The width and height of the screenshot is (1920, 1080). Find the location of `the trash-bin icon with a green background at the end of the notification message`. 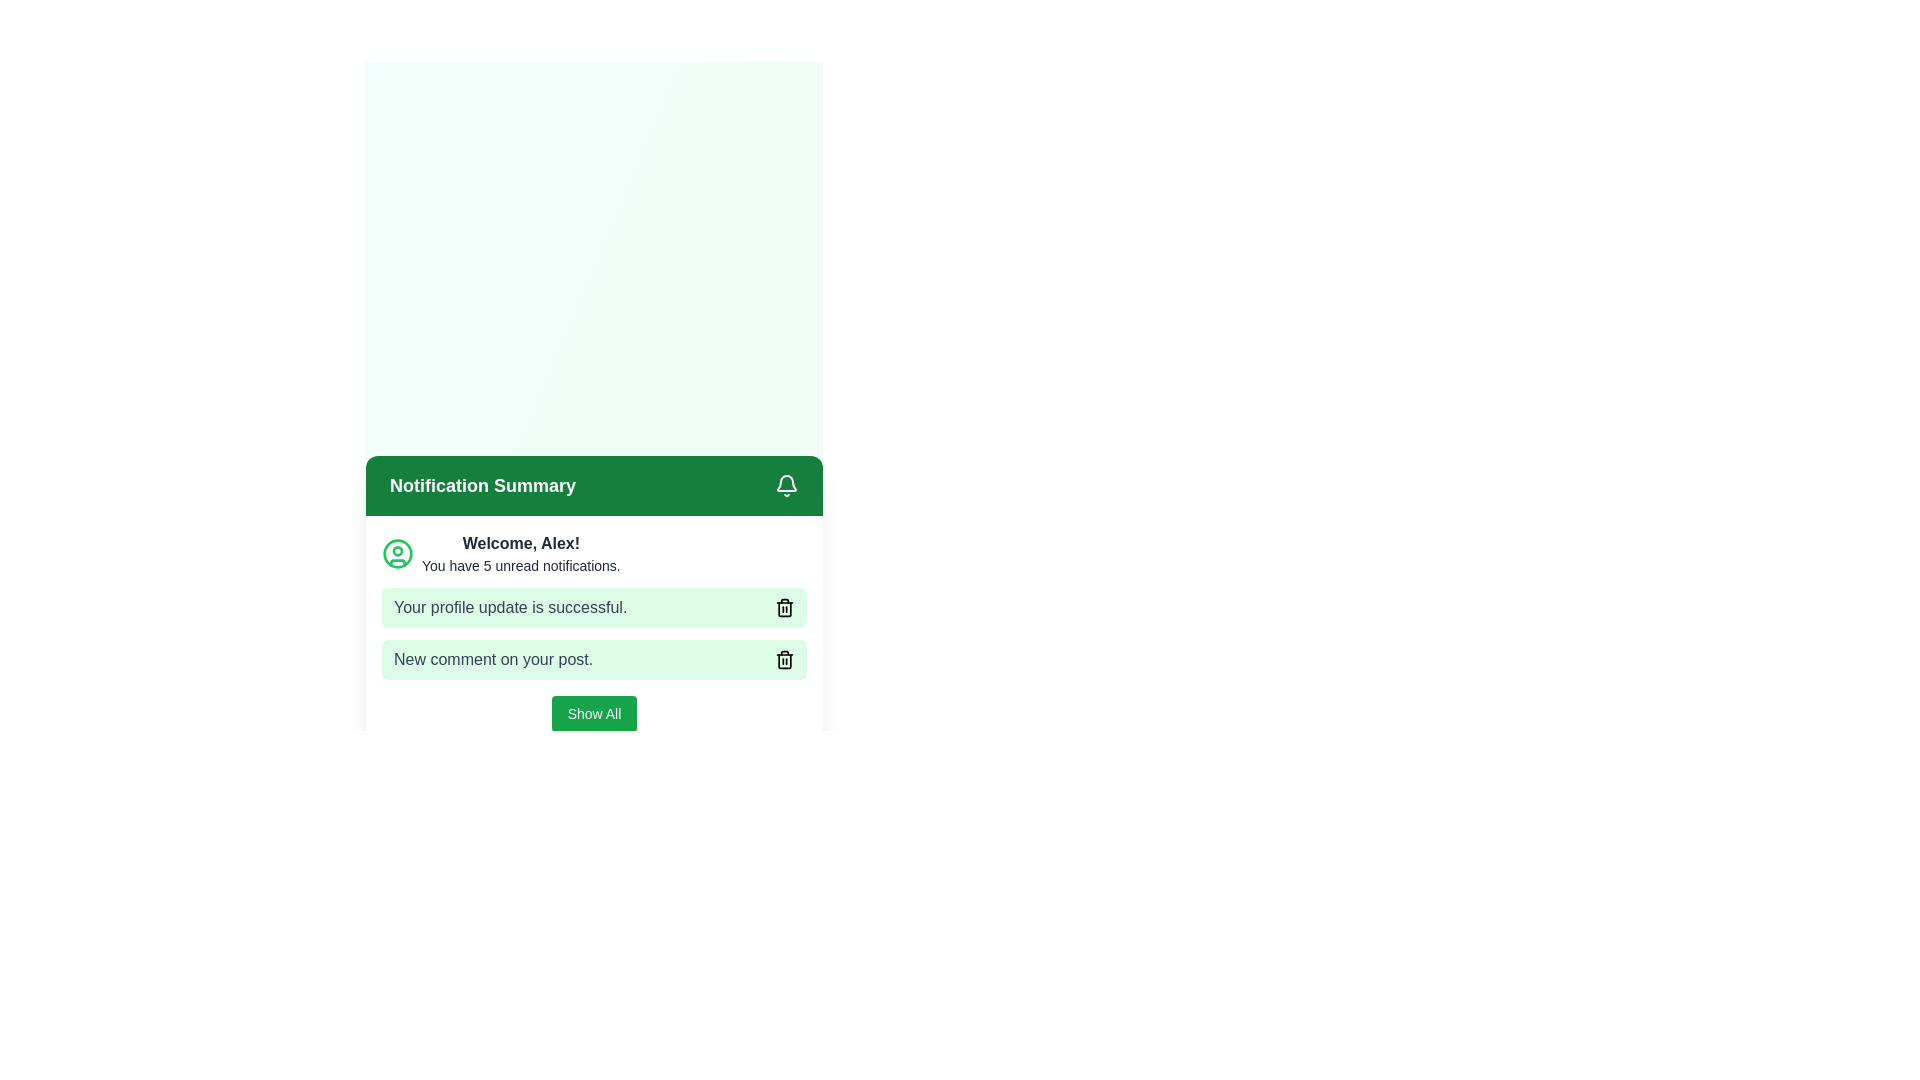

the trash-bin icon with a green background at the end of the notification message is located at coordinates (784, 607).